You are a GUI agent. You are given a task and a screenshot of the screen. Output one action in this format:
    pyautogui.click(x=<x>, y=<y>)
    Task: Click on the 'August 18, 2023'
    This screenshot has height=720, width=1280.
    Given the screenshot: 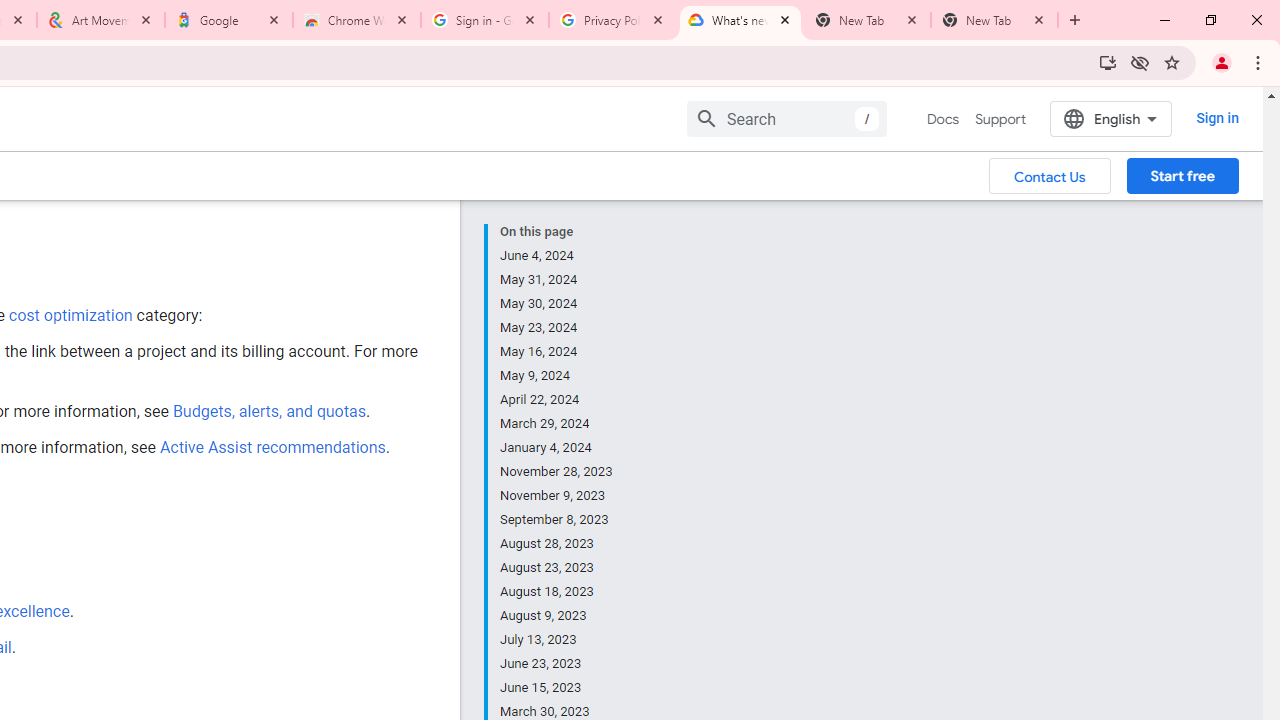 What is the action you would take?
    pyautogui.click(x=557, y=591)
    